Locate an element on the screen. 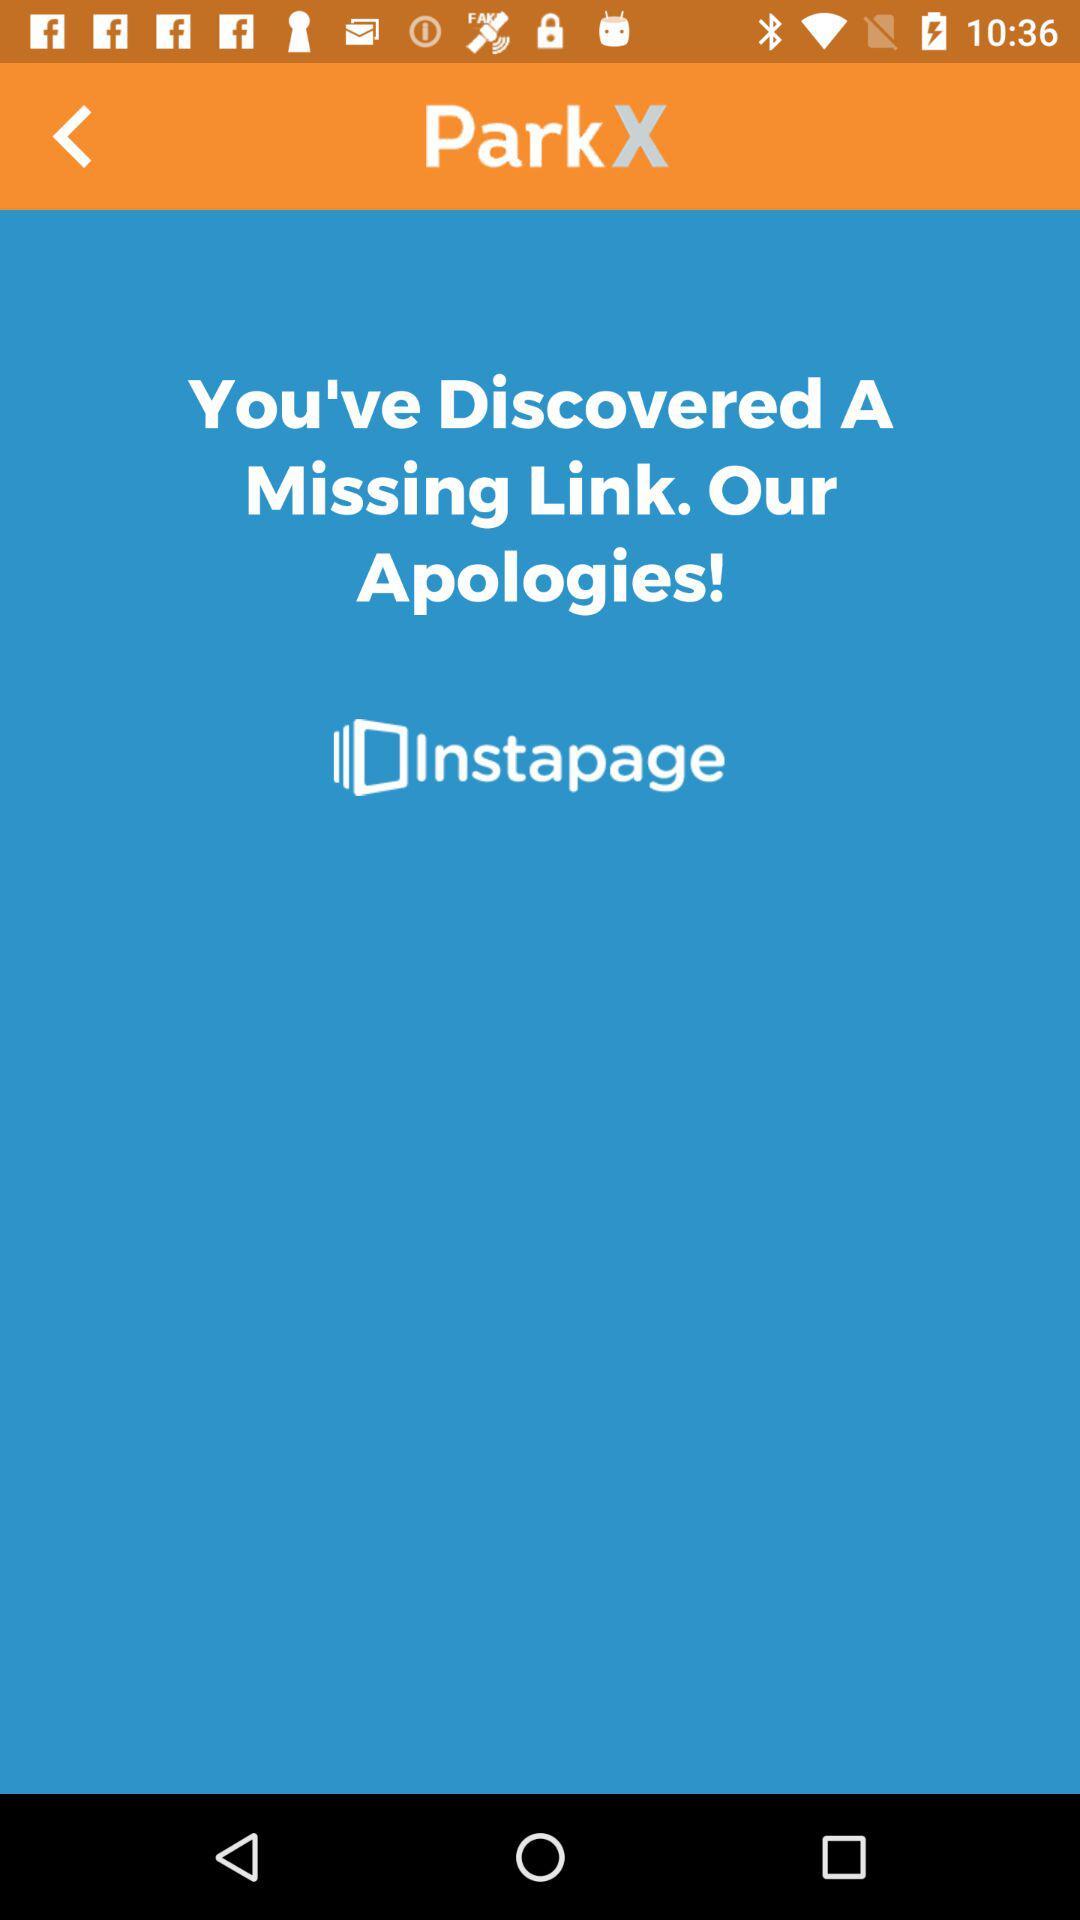 Image resolution: width=1080 pixels, height=1920 pixels. link page is located at coordinates (540, 1002).